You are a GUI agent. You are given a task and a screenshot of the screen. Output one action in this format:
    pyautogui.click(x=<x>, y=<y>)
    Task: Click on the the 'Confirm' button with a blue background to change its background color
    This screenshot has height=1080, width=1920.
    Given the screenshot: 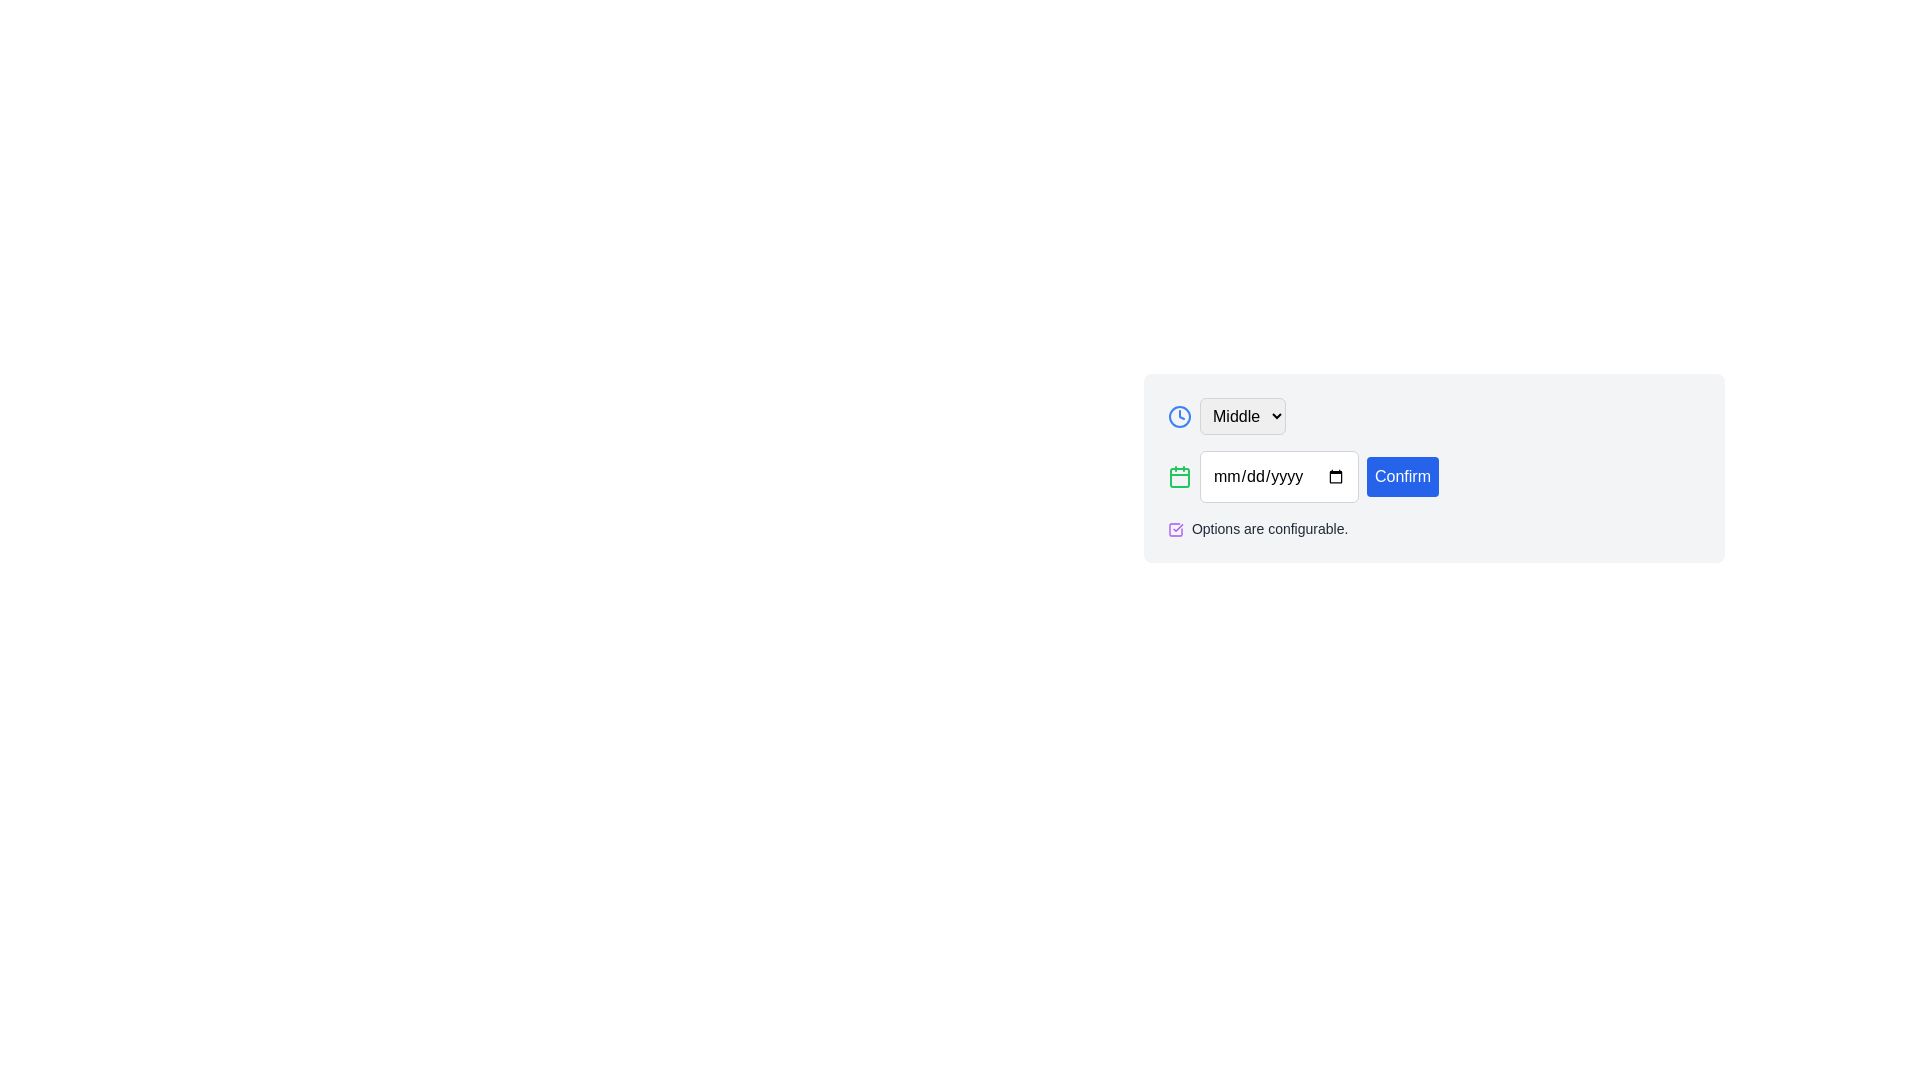 What is the action you would take?
    pyautogui.click(x=1401, y=477)
    